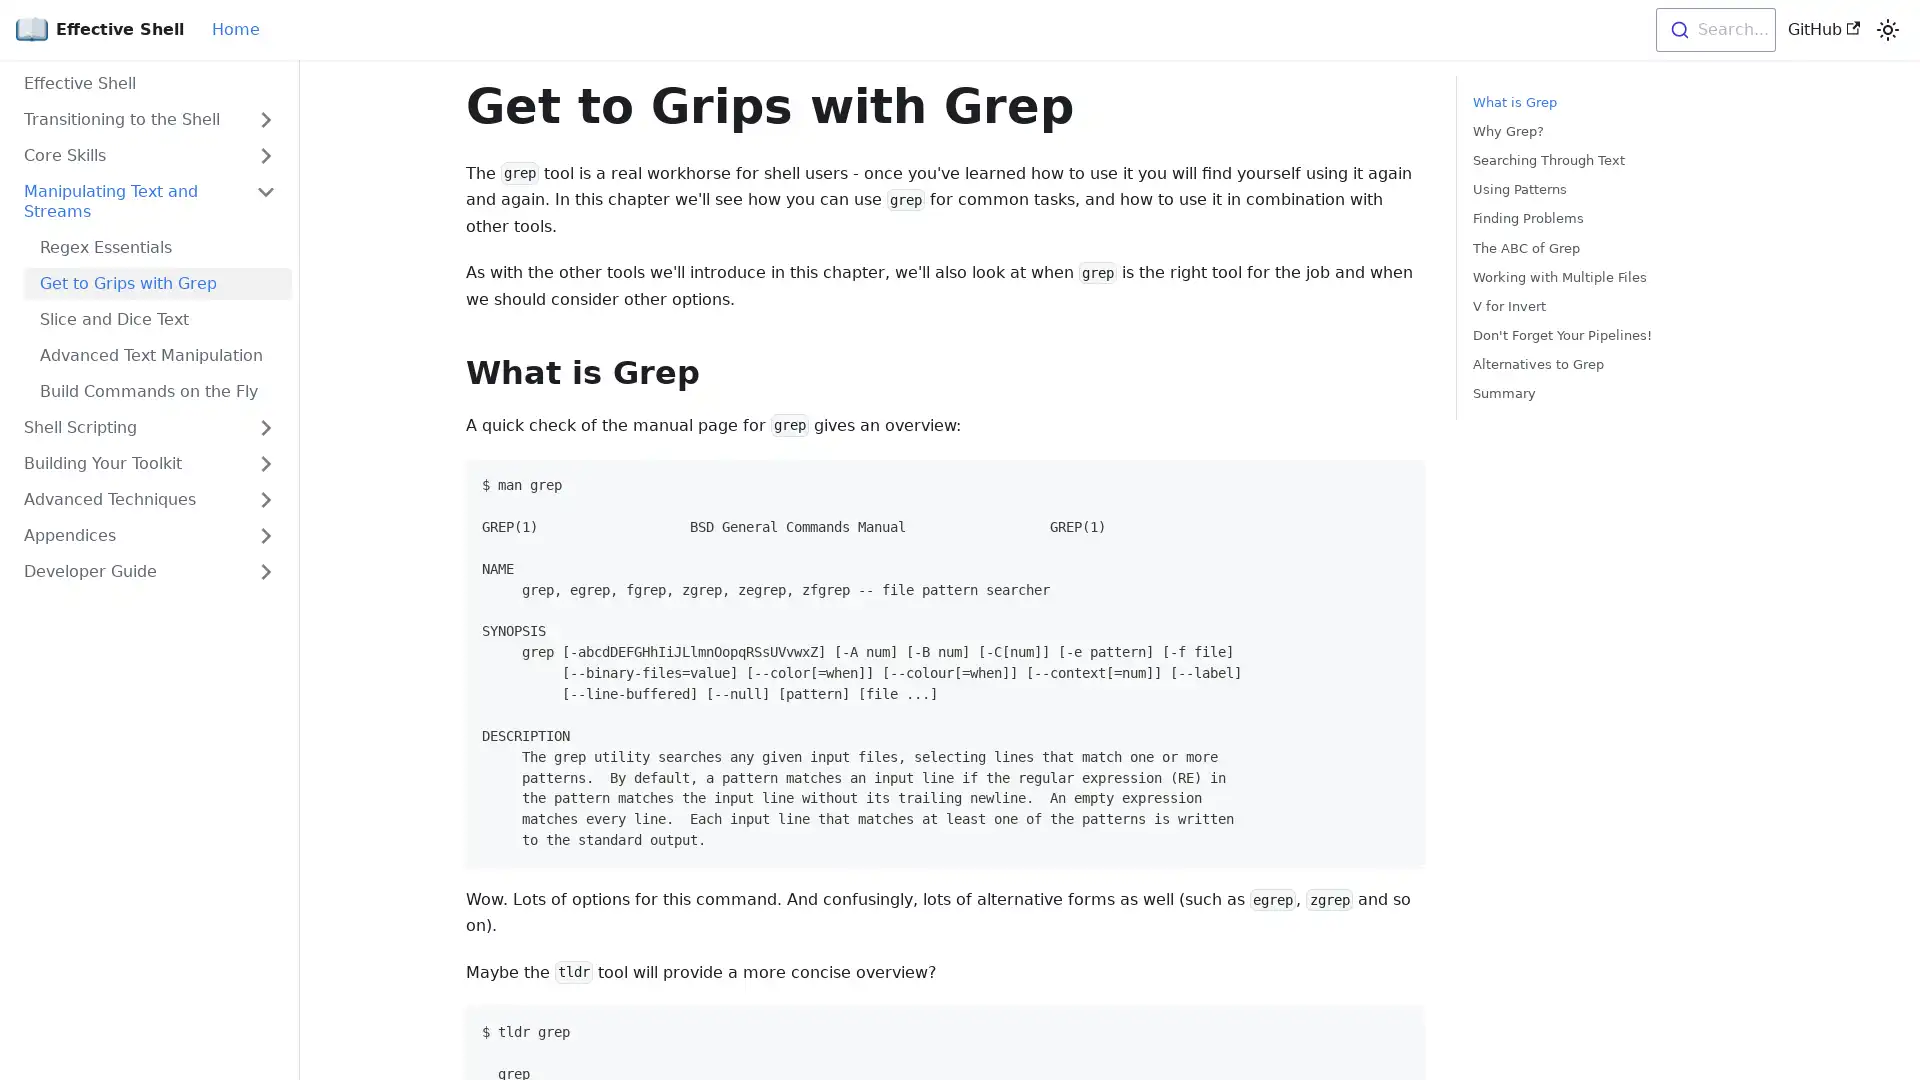 This screenshot has height=1080, width=1920. I want to click on Copy code to clipboard, so click(1398, 483).